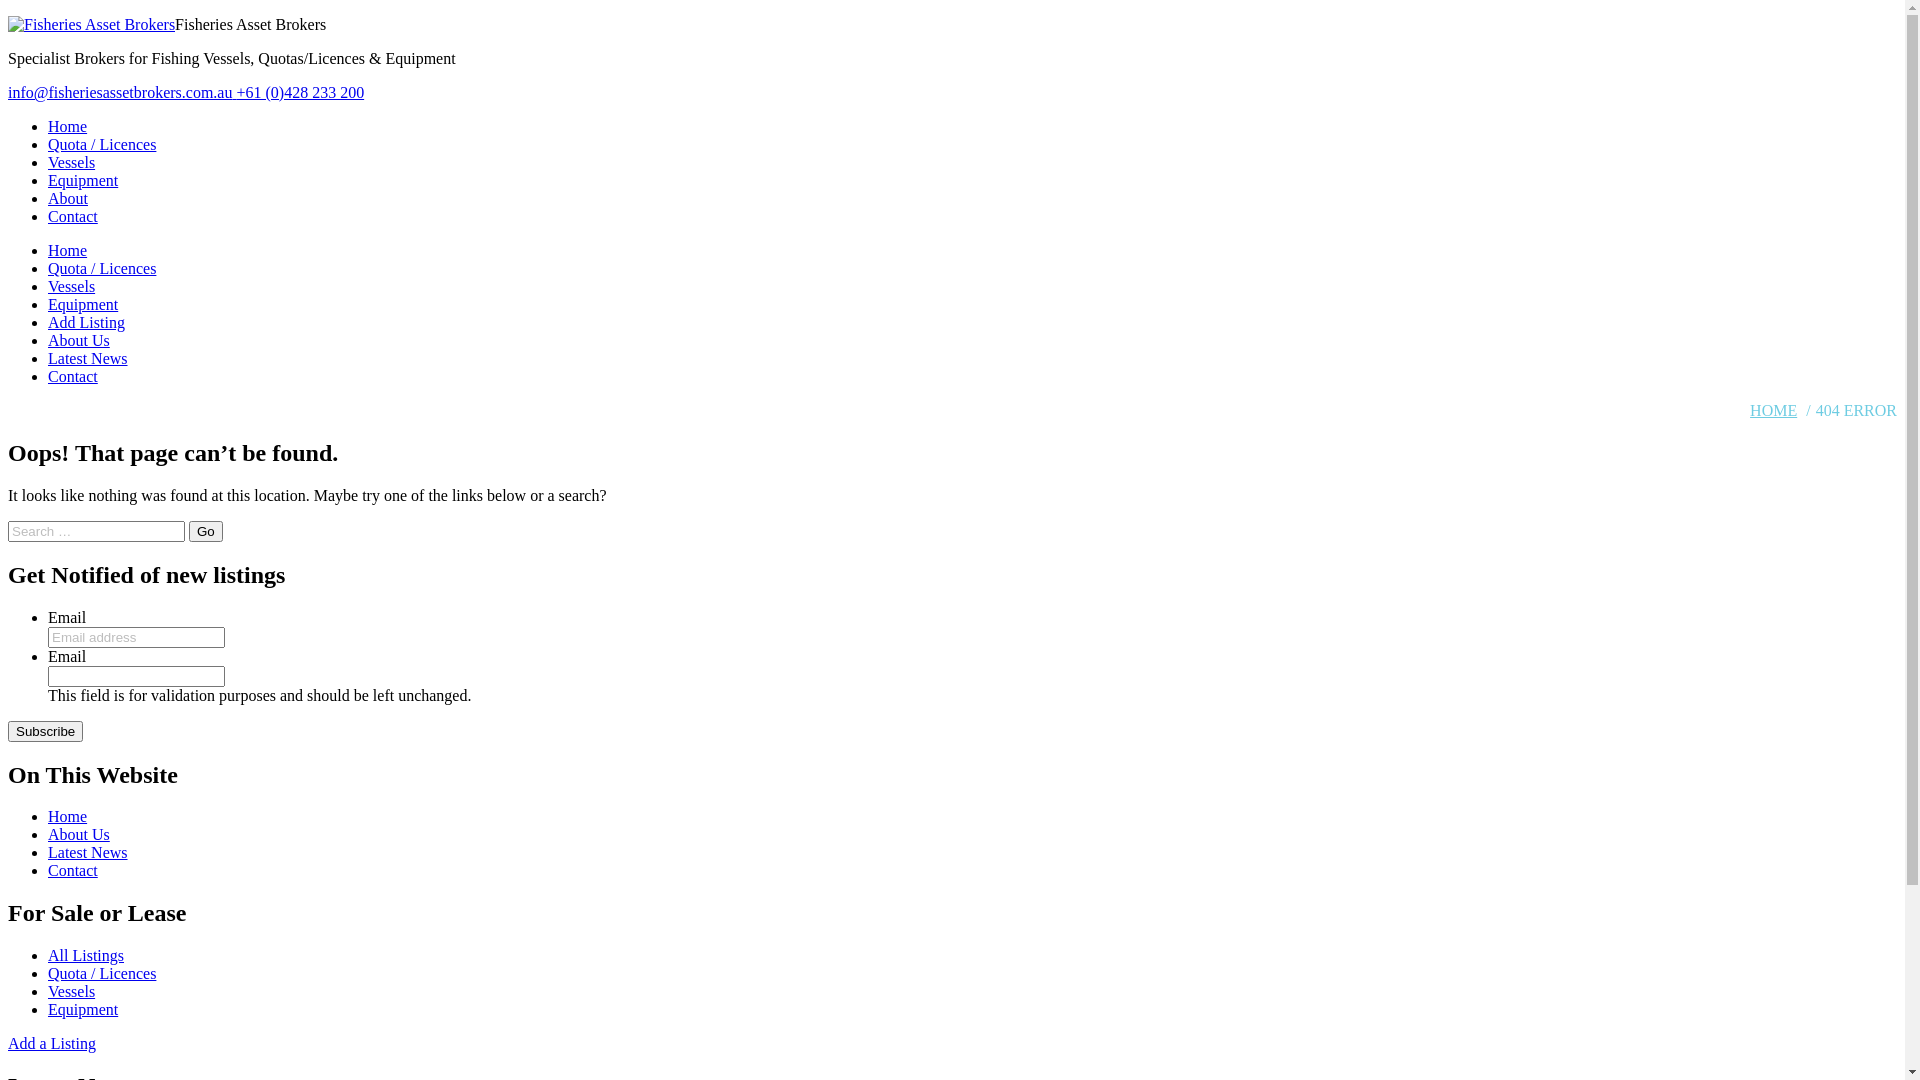  What do you see at coordinates (188, 530) in the screenshot?
I see `'Go'` at bounding box center [188, 530].